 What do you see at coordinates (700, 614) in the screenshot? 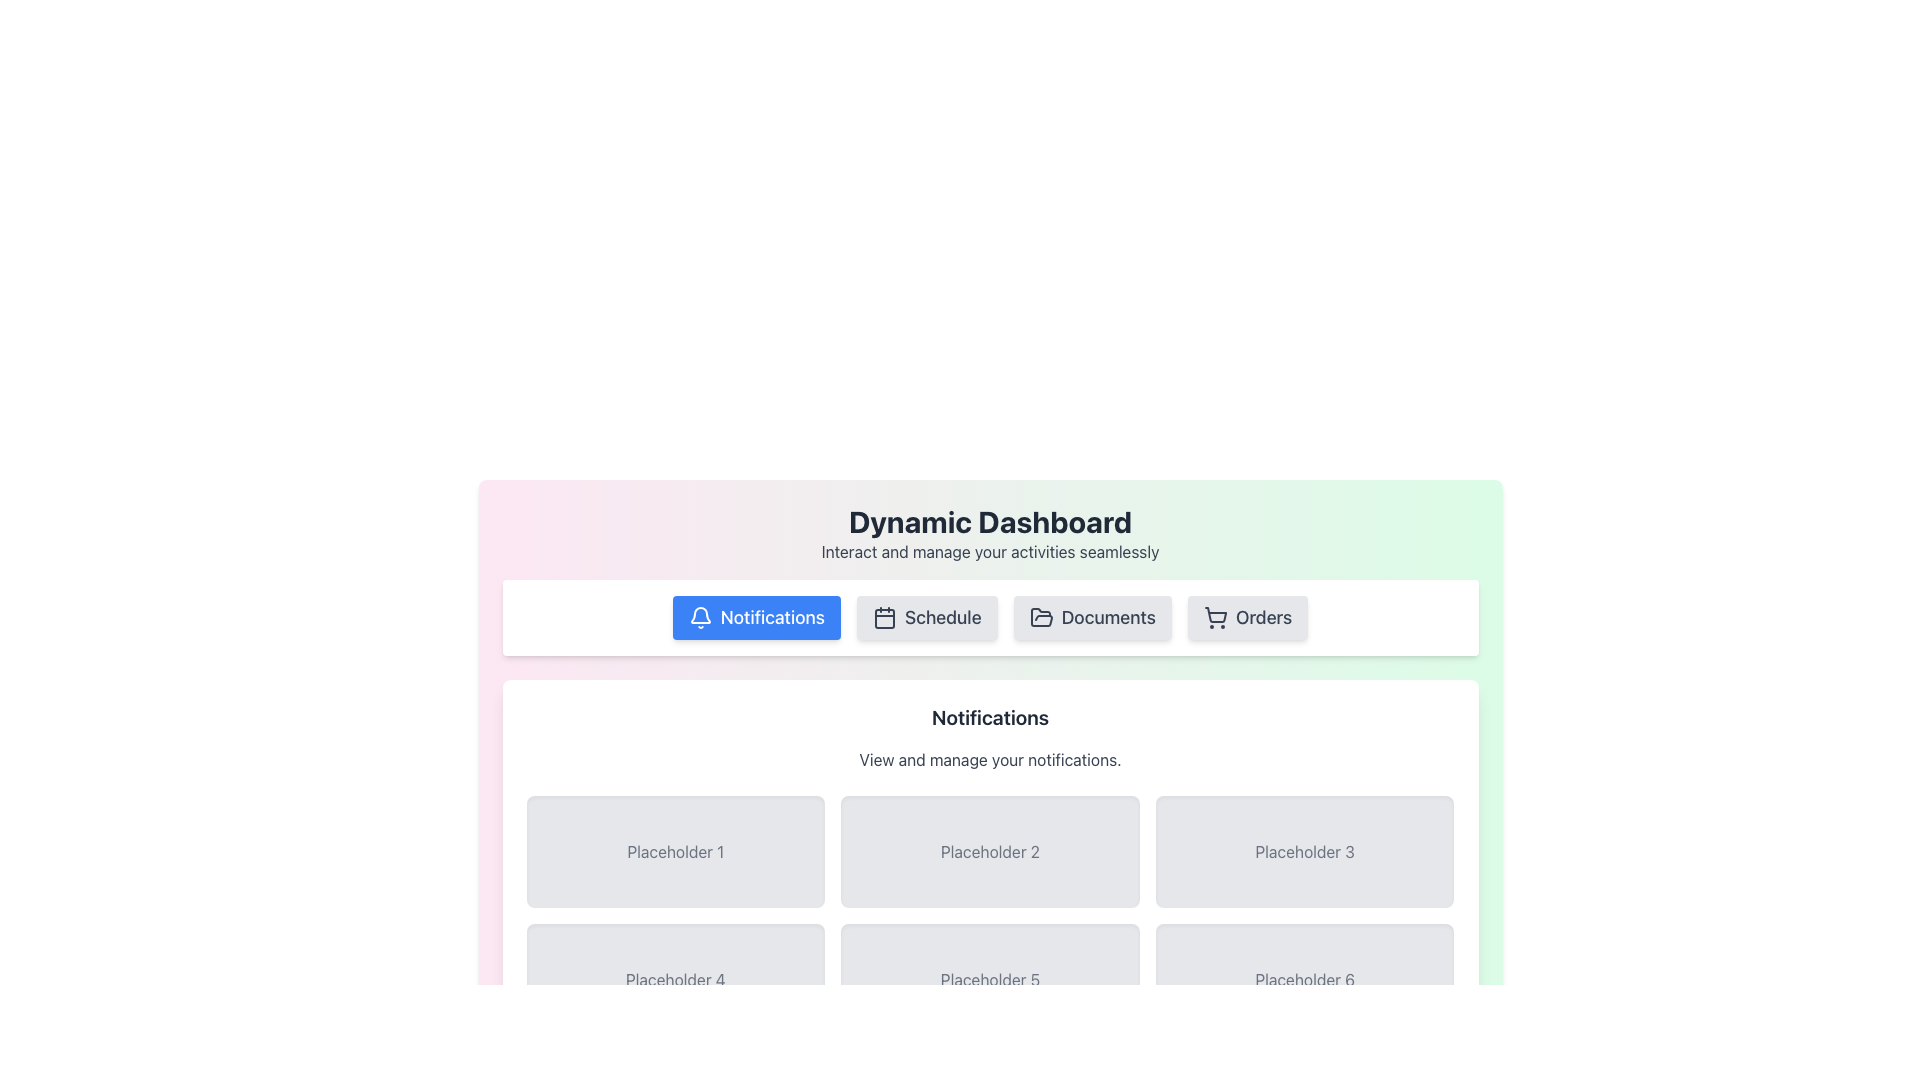
I see `the bell icon located in the 'Notifications' button in the navigation panel of the dashboard` at bounding box center [700, 614].